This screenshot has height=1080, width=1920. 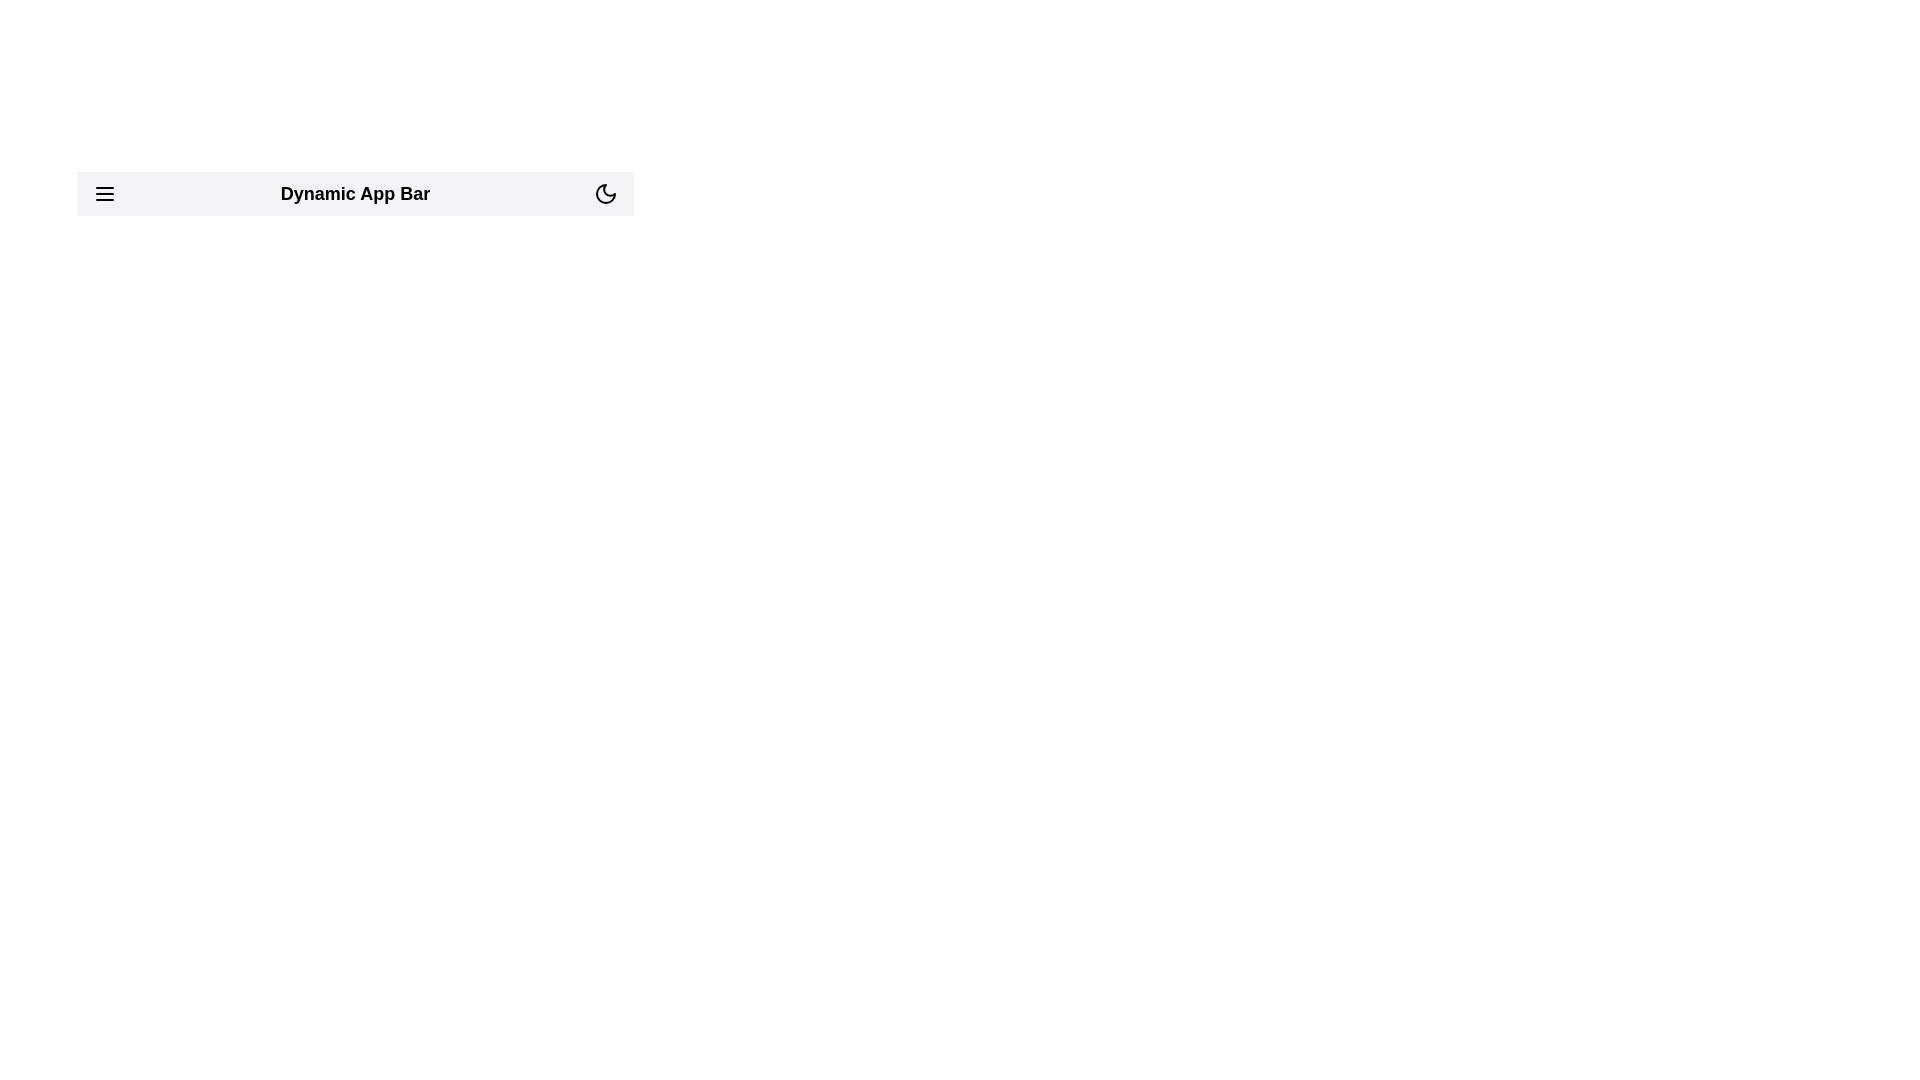 I want to click on the menu button to toggle the menu, so click(x=104, y=193).